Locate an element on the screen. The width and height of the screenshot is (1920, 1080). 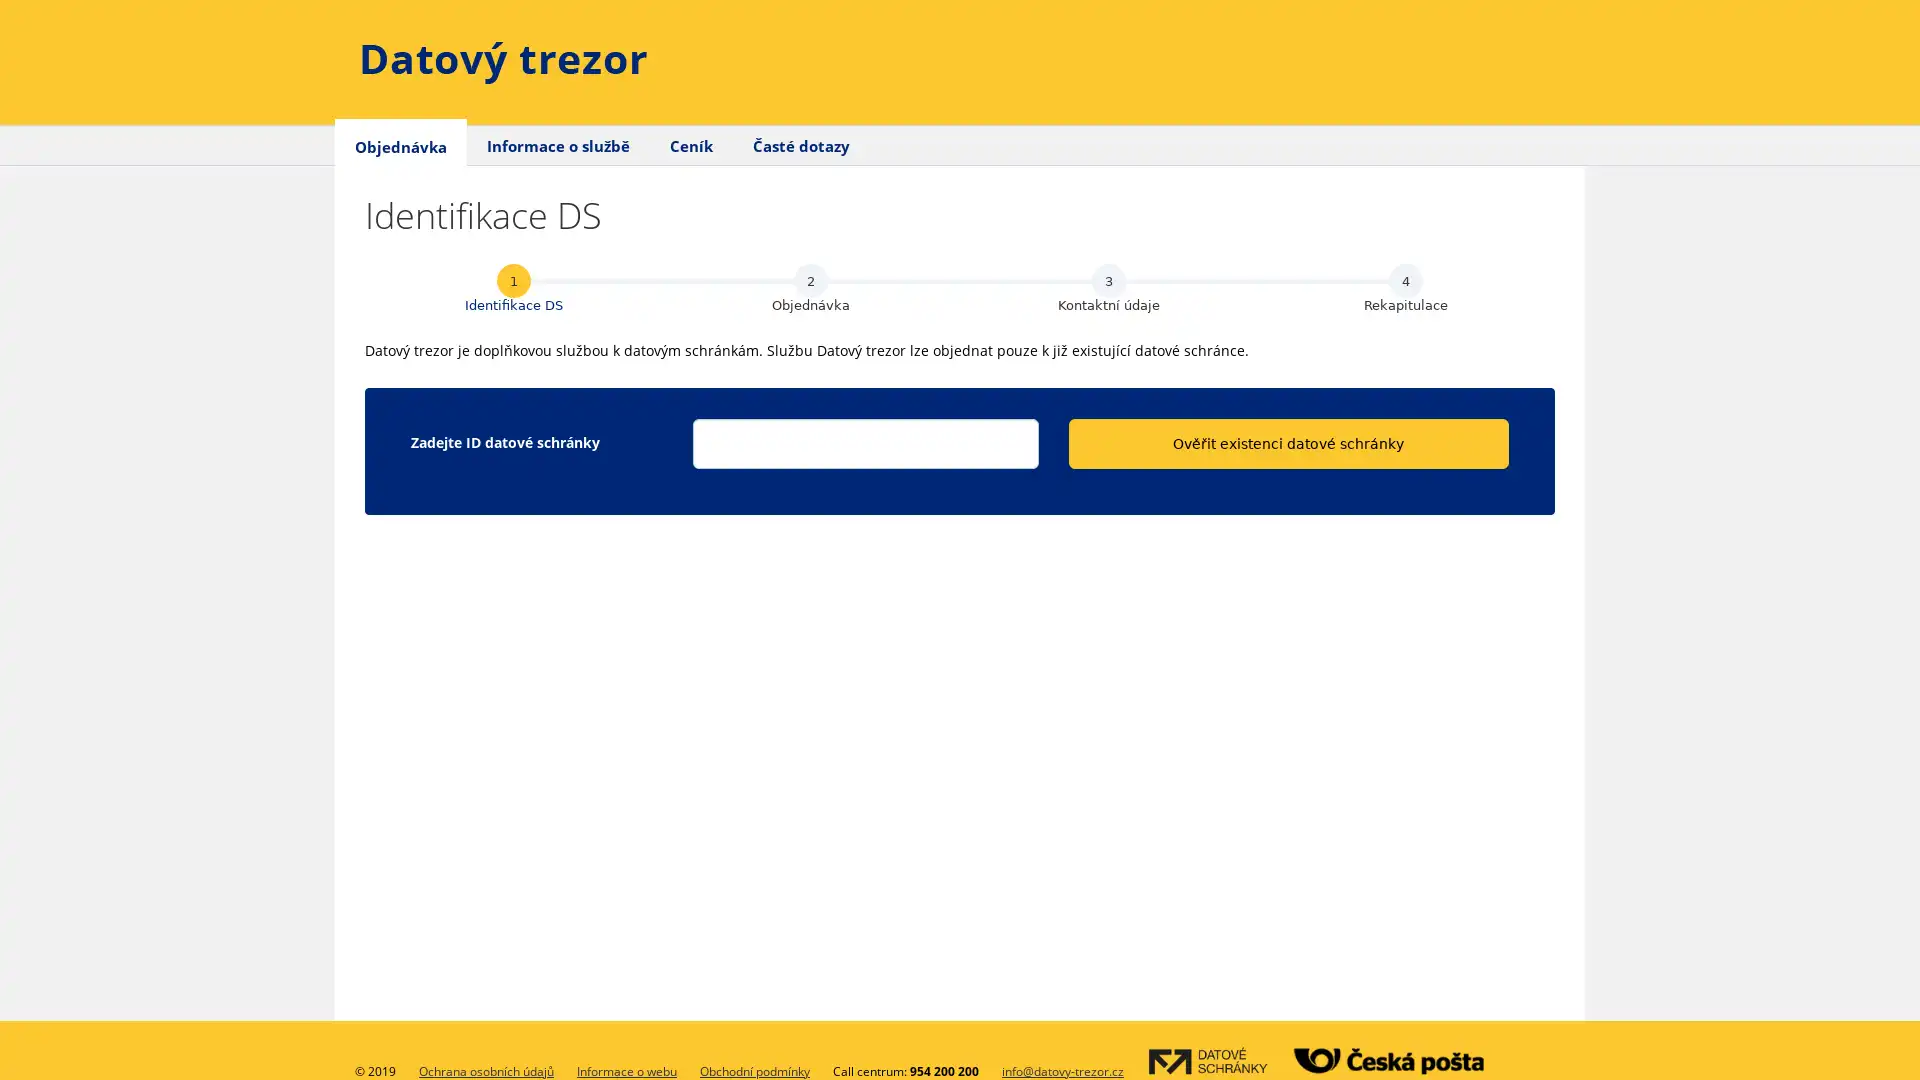
4 Rekapitulace is located at coordinates (1405, 287).